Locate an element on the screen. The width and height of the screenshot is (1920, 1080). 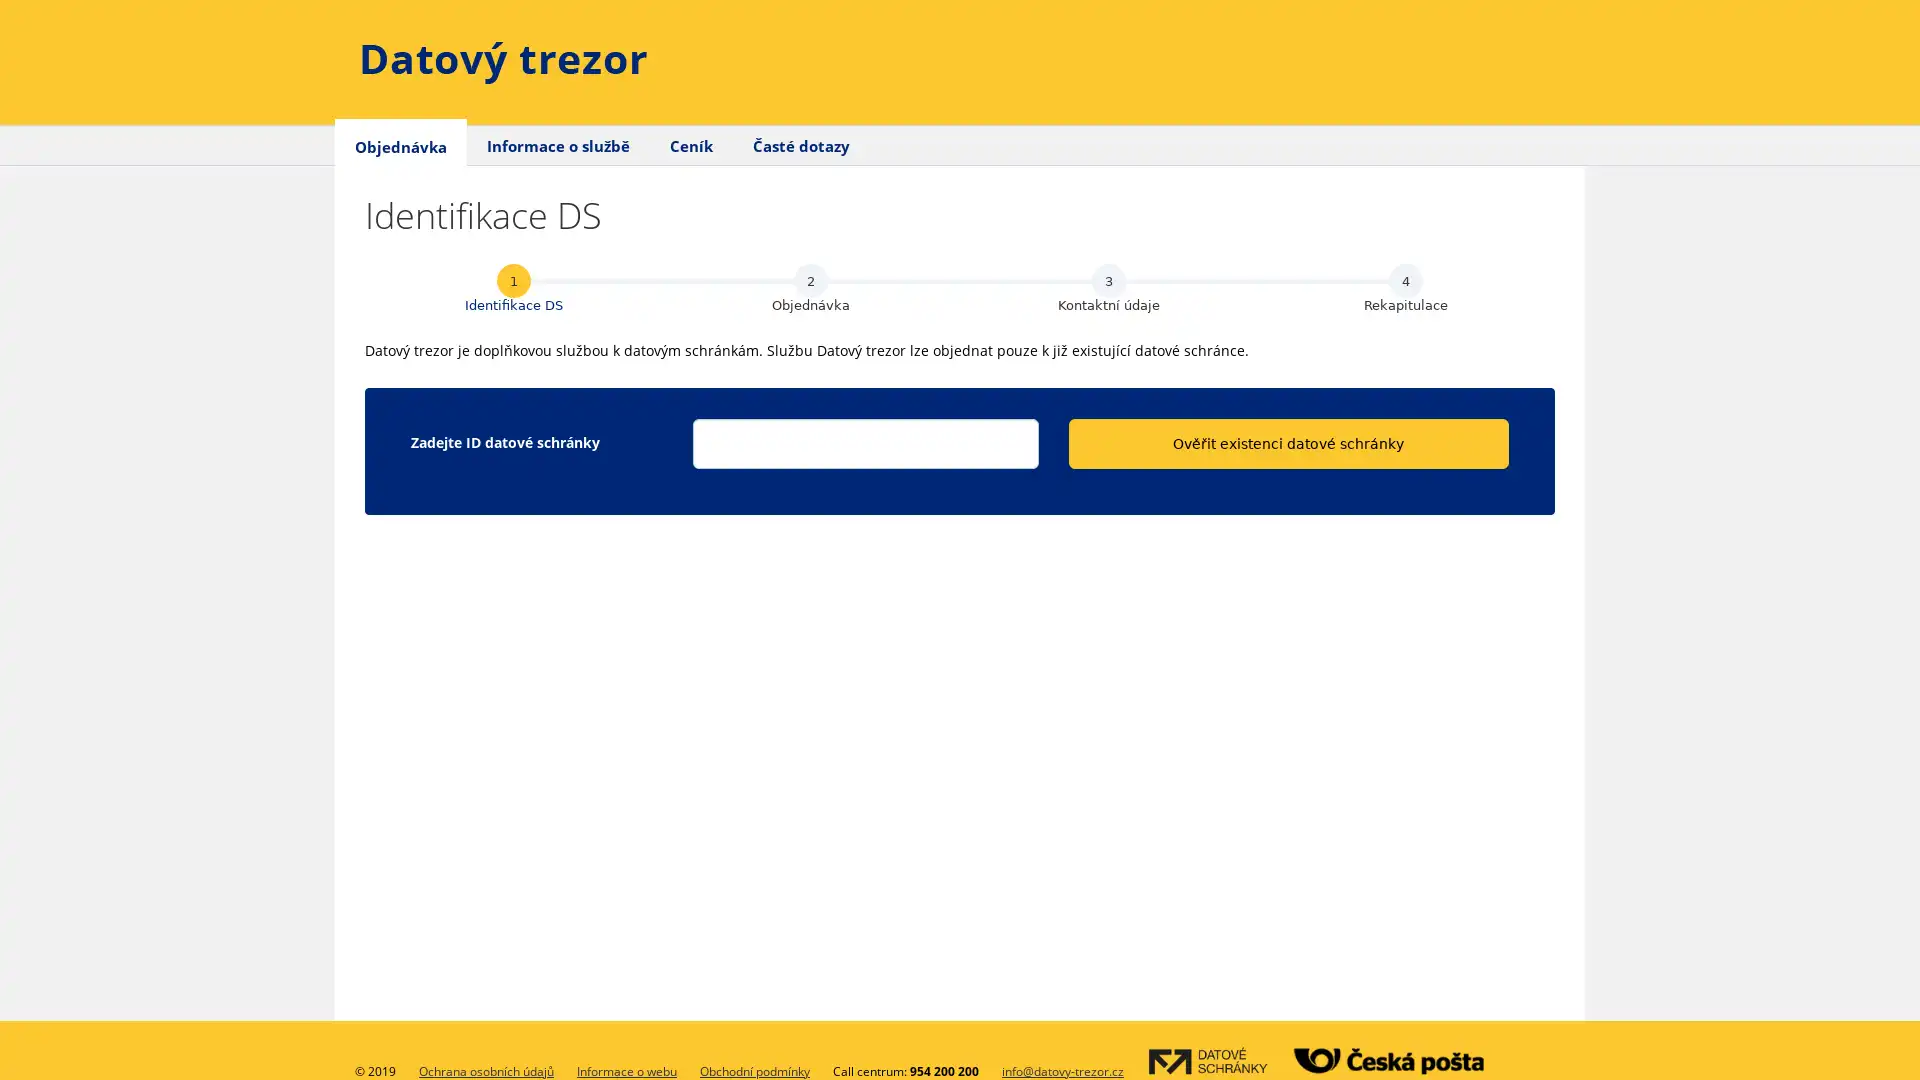
4 Rekapitulace is located at coordinates (1405, 287).